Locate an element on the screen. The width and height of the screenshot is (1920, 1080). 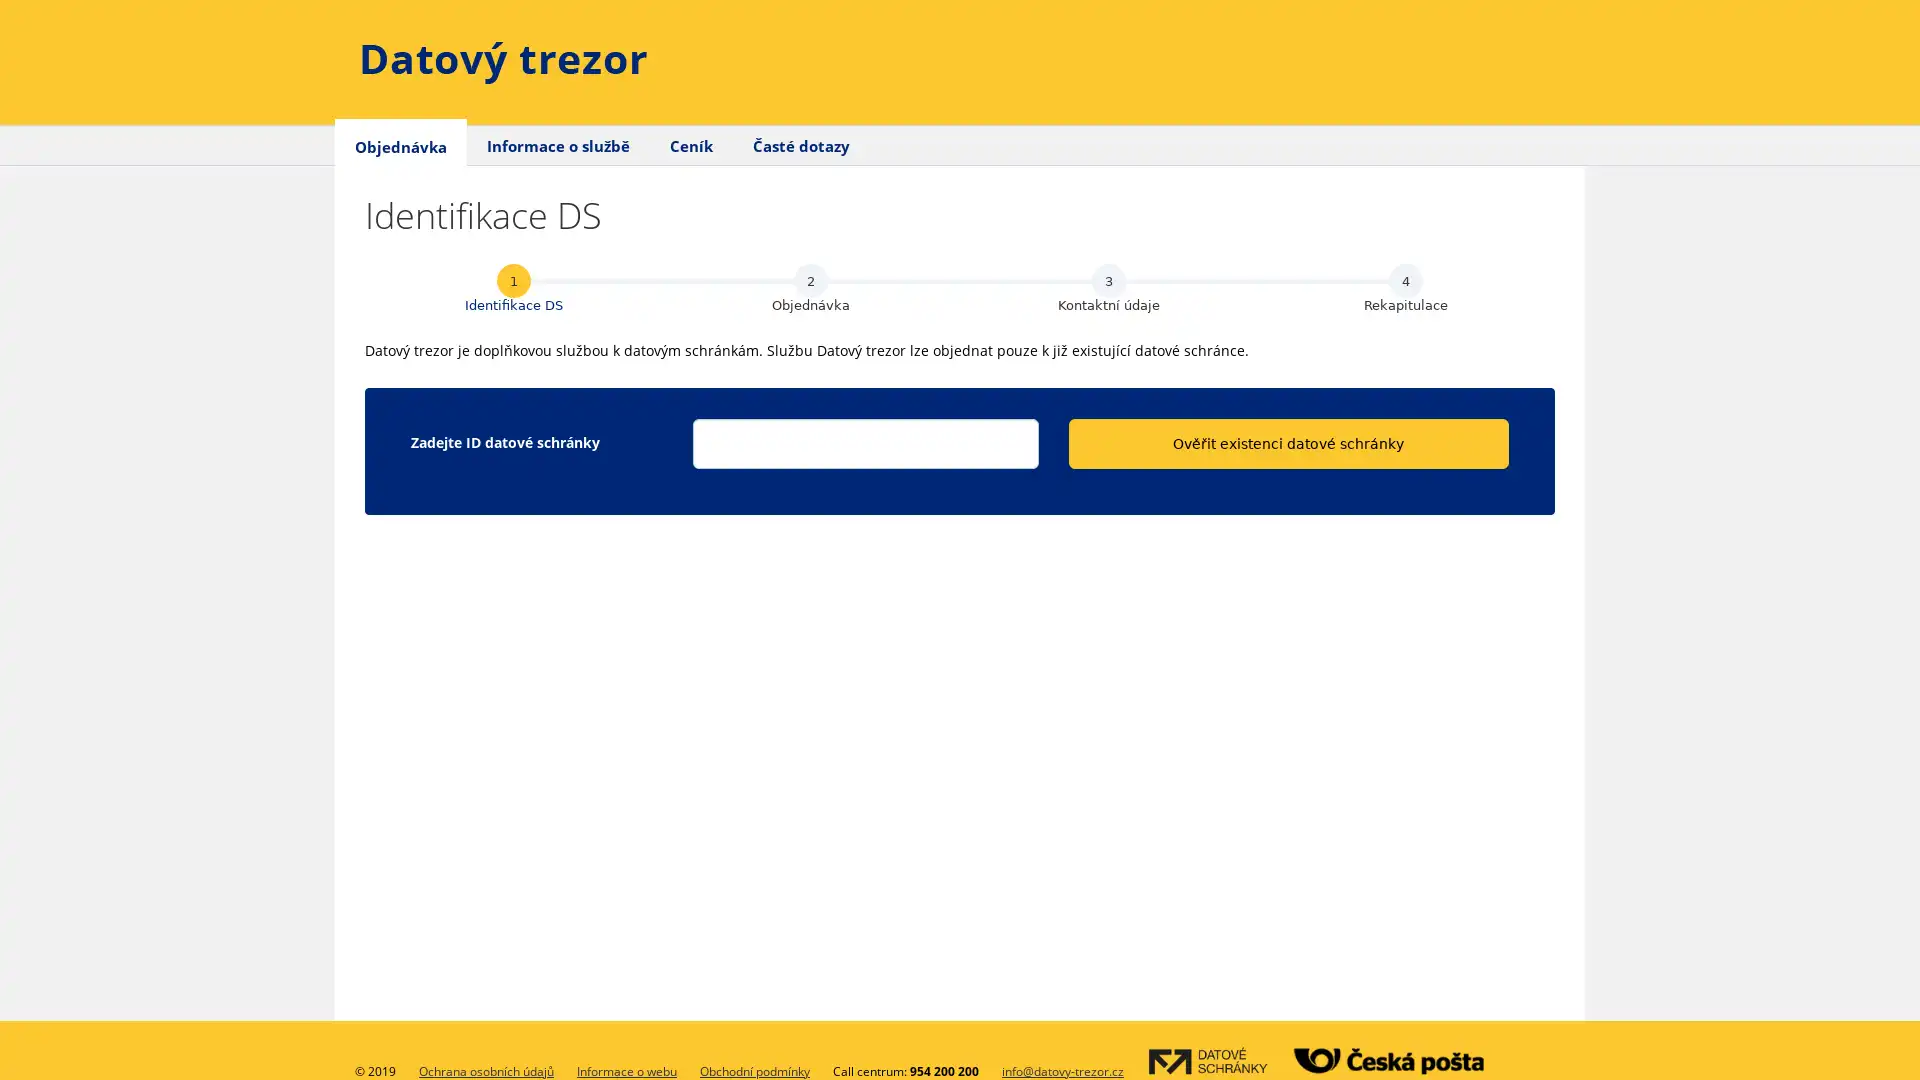
4 Rekapitulace is located at coordinates (1405, 287).